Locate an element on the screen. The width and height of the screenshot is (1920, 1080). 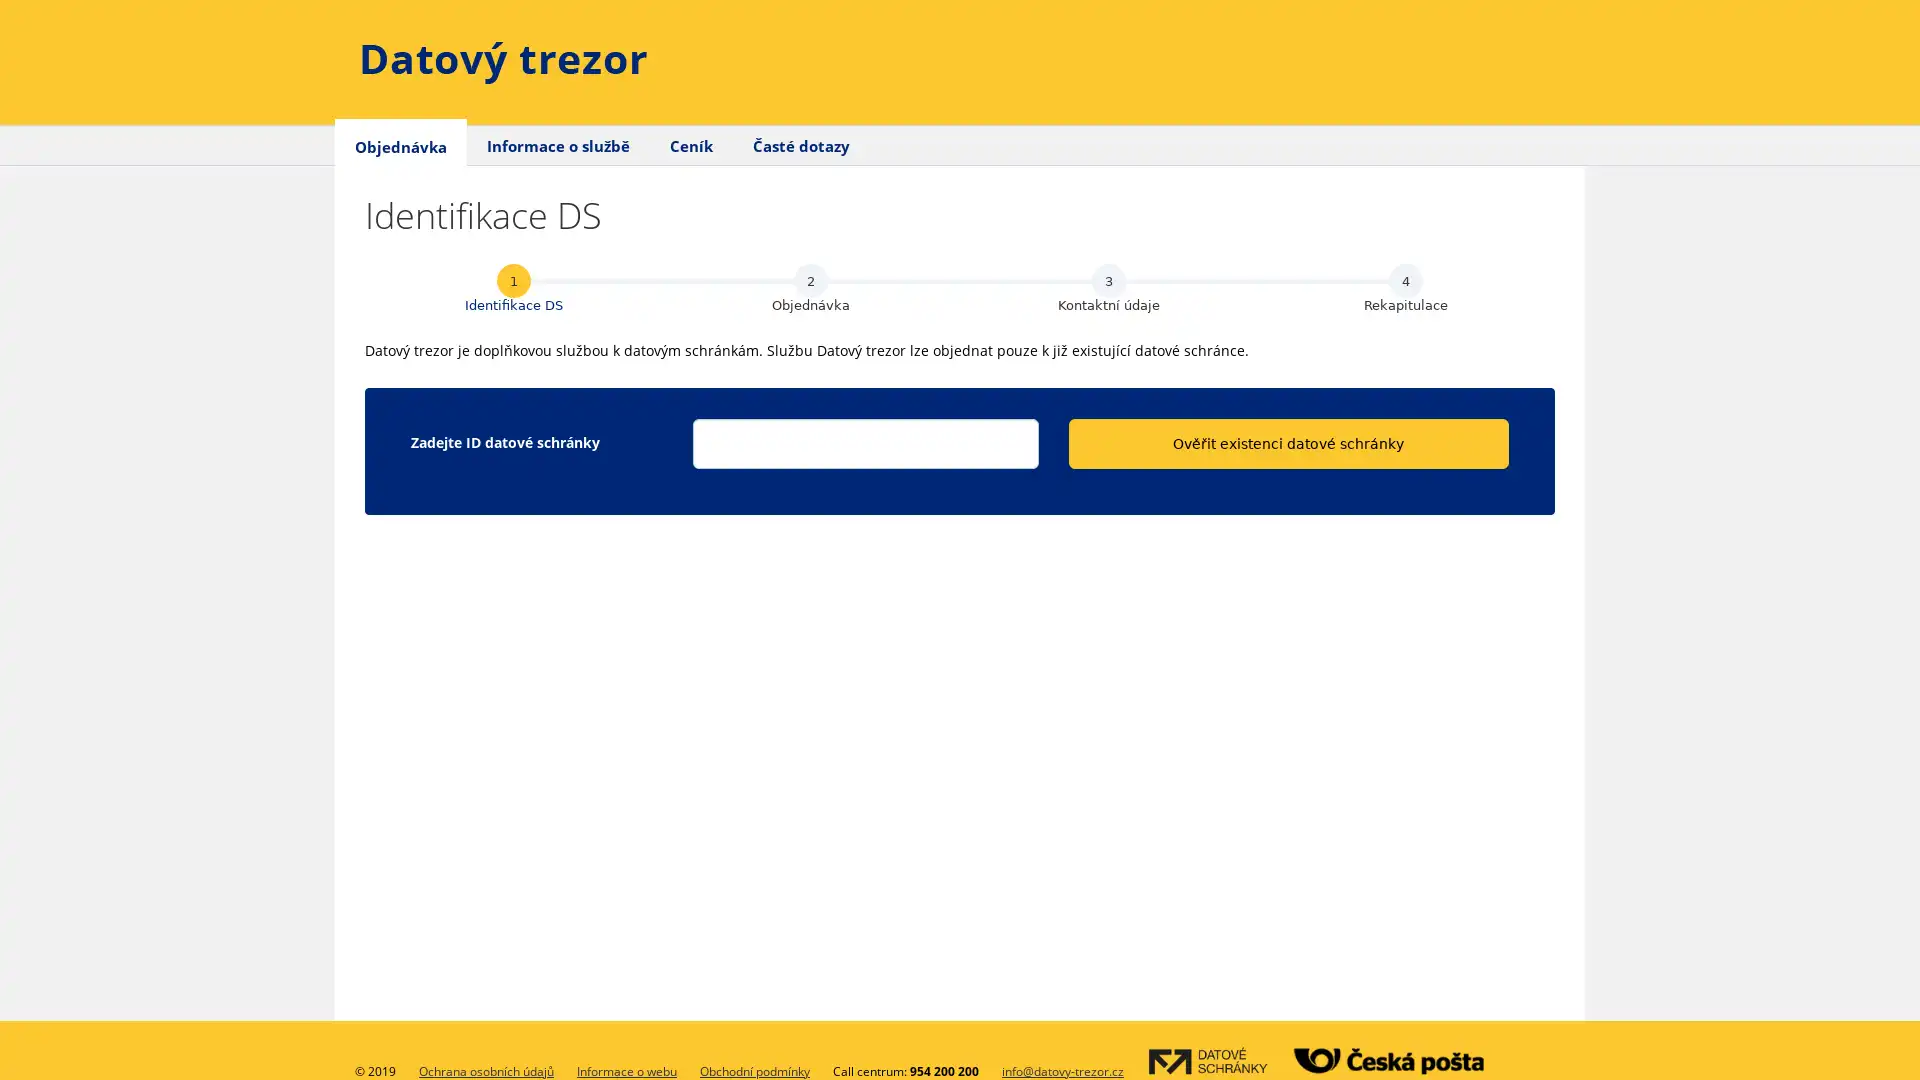
4 Rekapitulace is located at coordinates (1405, 287).